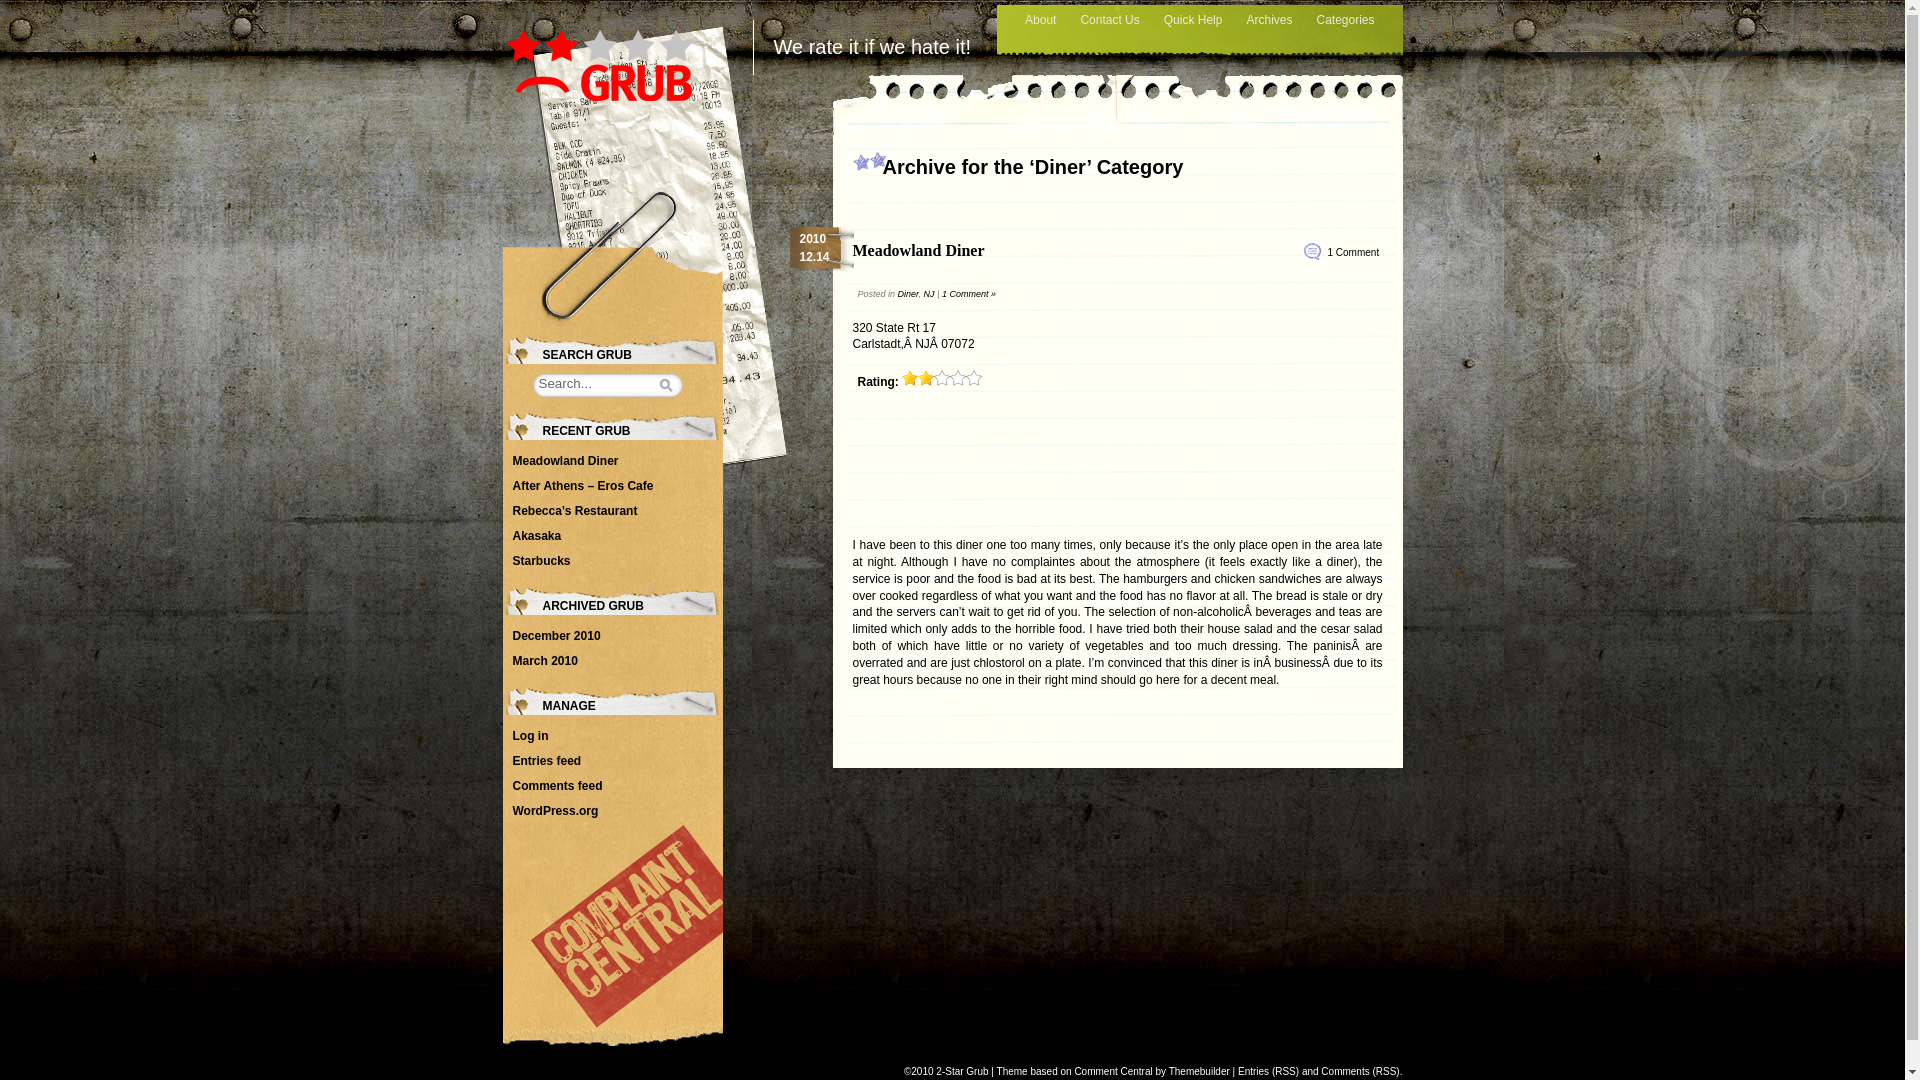 This screenshot has width=1920, height=1080. Describe the element at coordinates (928, 293) in the screenshot. I see `'NJ'` at that location.